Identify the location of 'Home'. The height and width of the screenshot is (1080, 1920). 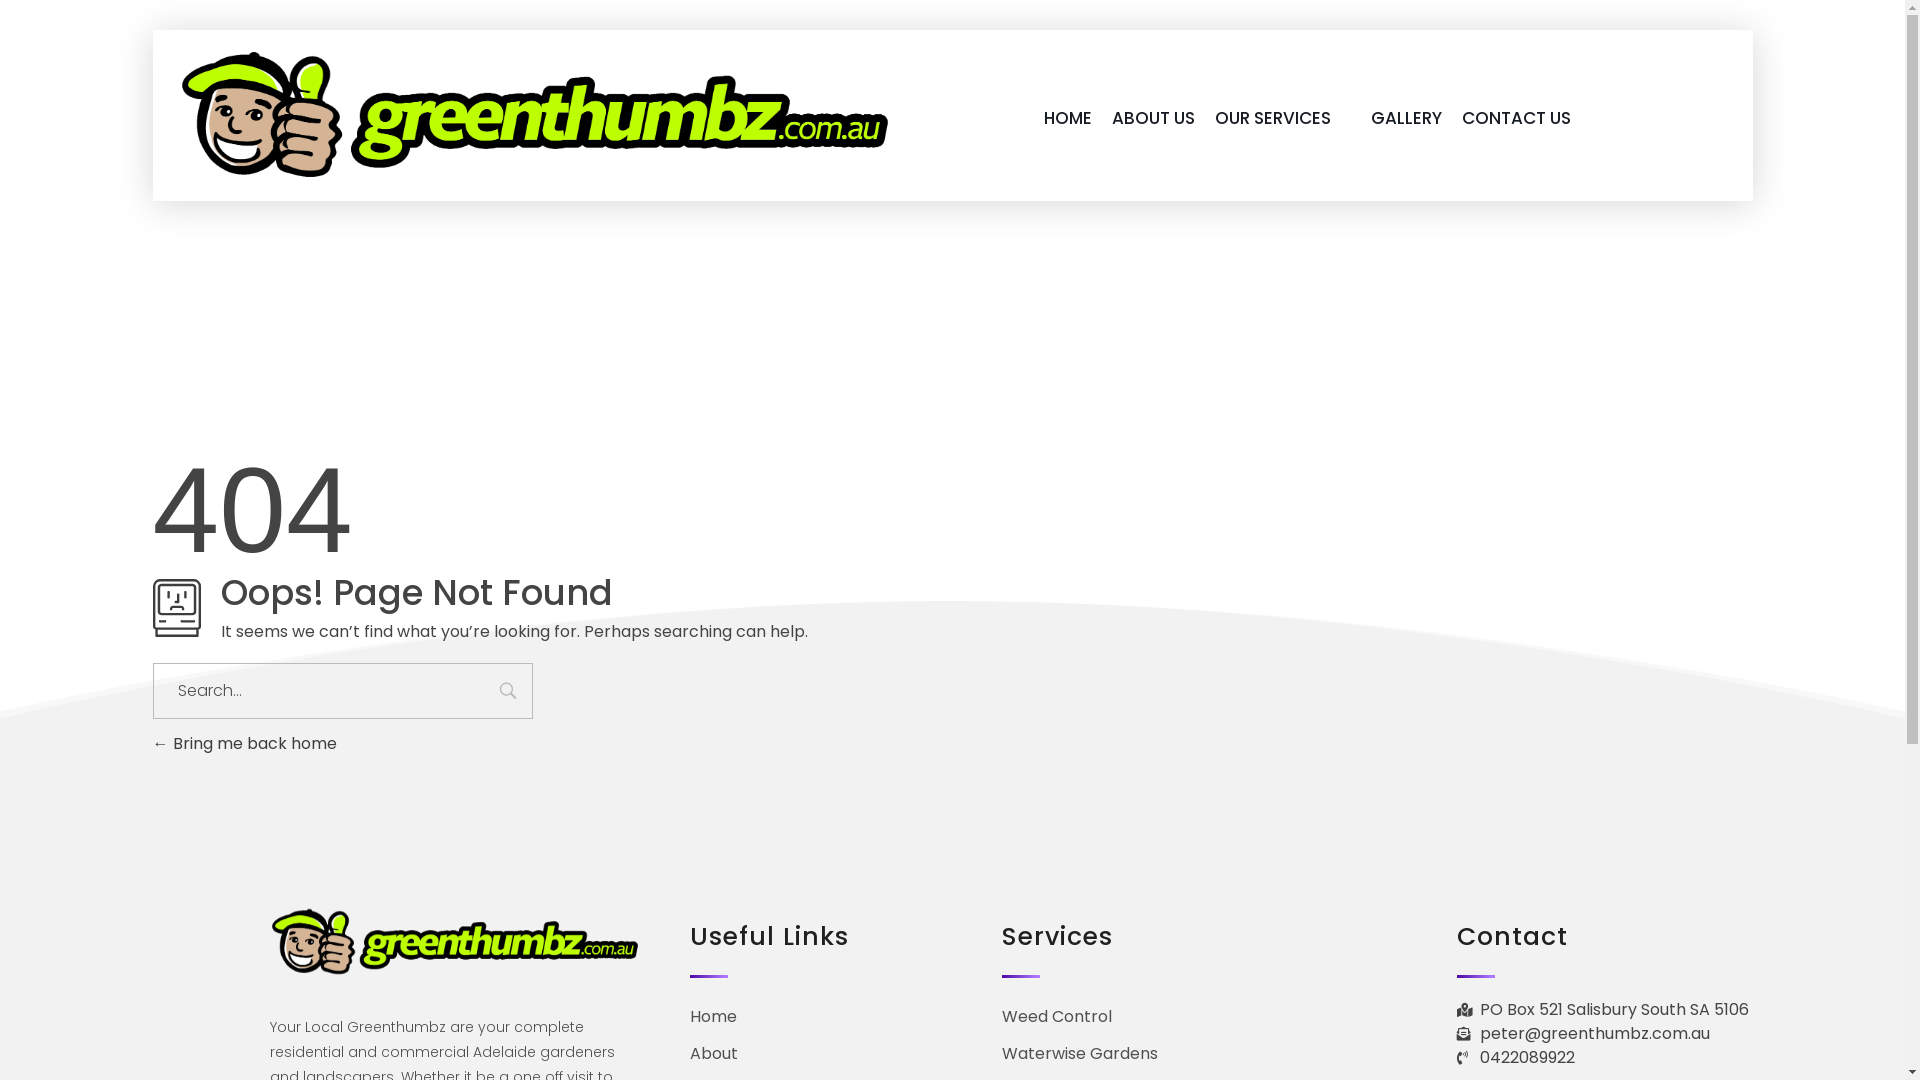
(713, 1016).